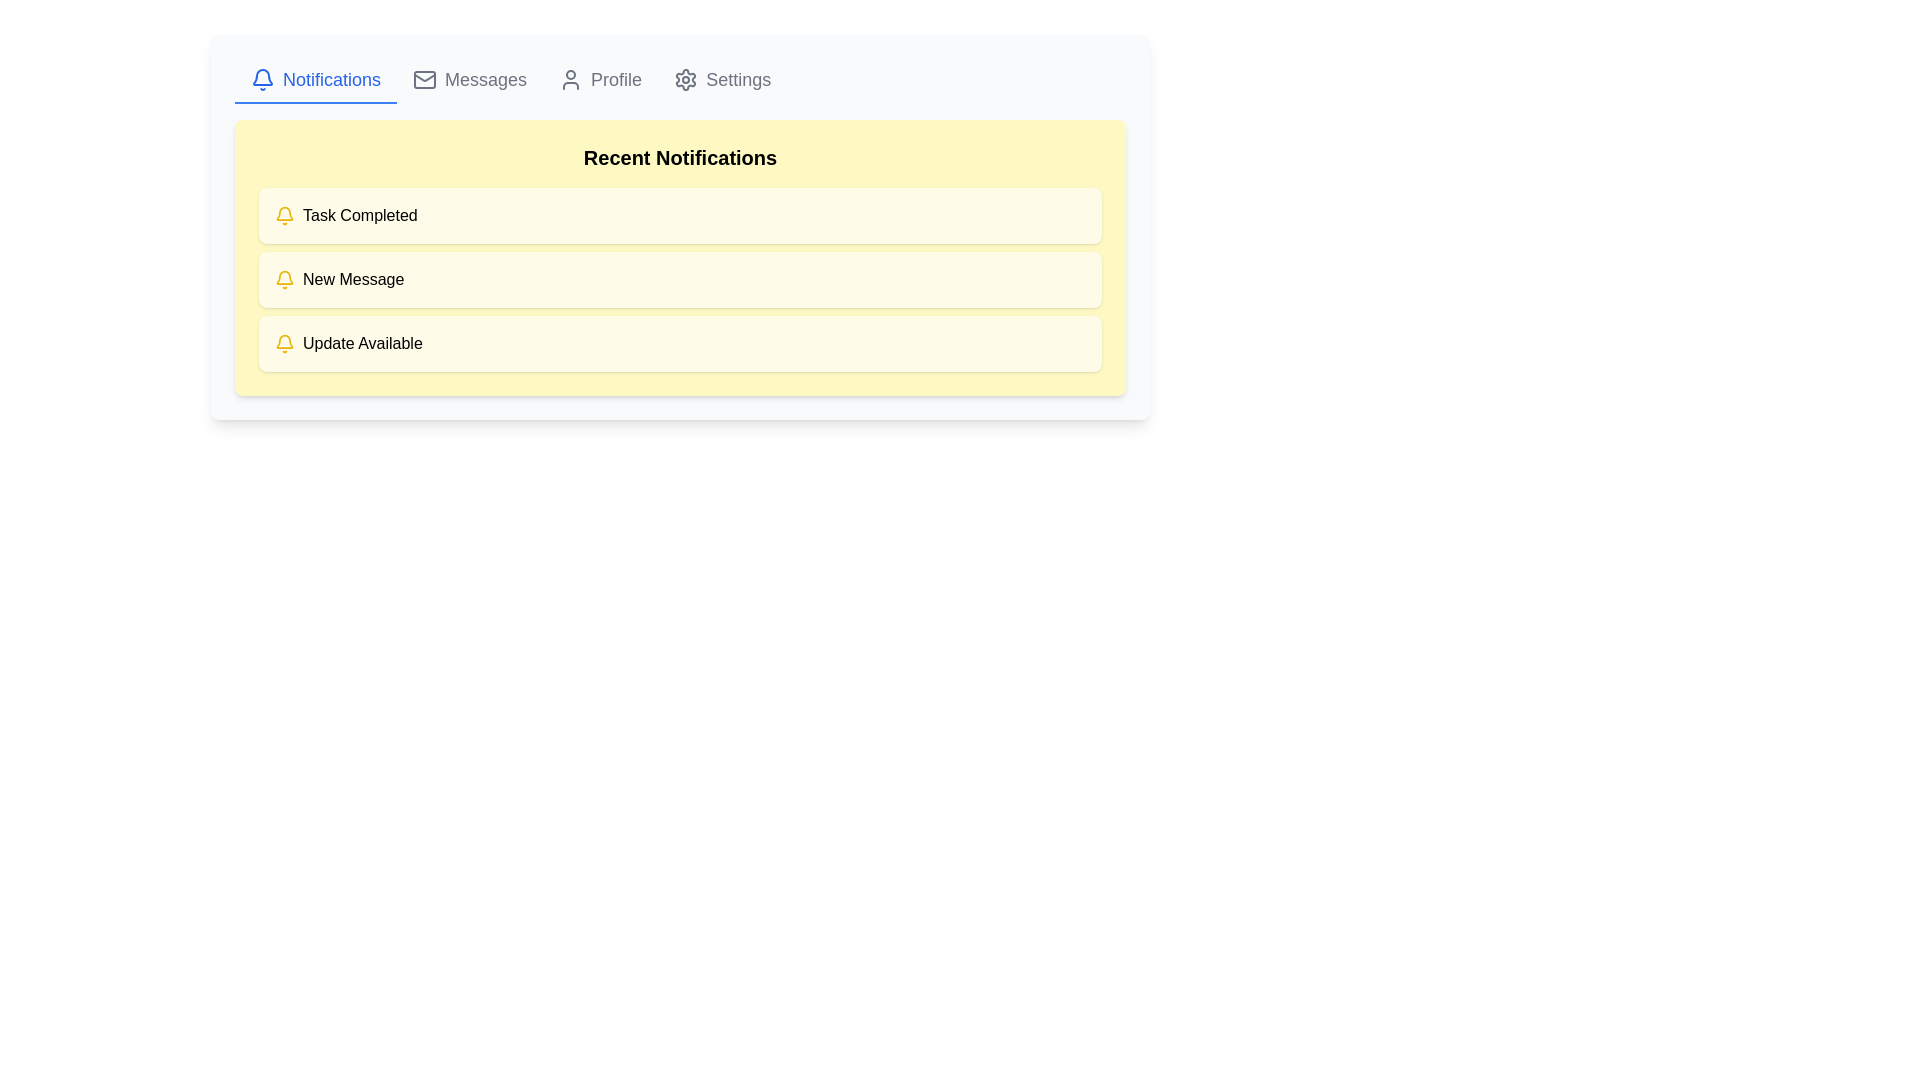  Describe the element at coordinates (686, 79) in the screenshot. I see `the cogwheel-shaped icon in the navigation bar` at that location.